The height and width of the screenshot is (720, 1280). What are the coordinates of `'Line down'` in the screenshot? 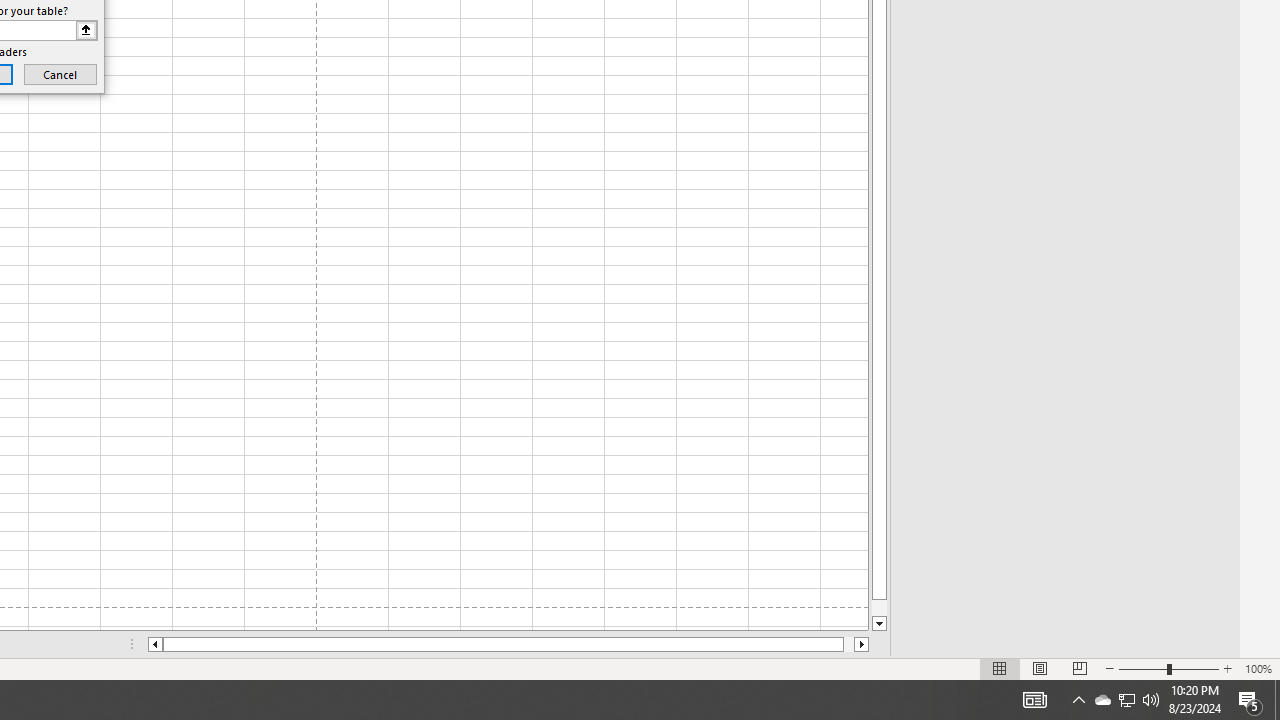 It's located at (879, 623).